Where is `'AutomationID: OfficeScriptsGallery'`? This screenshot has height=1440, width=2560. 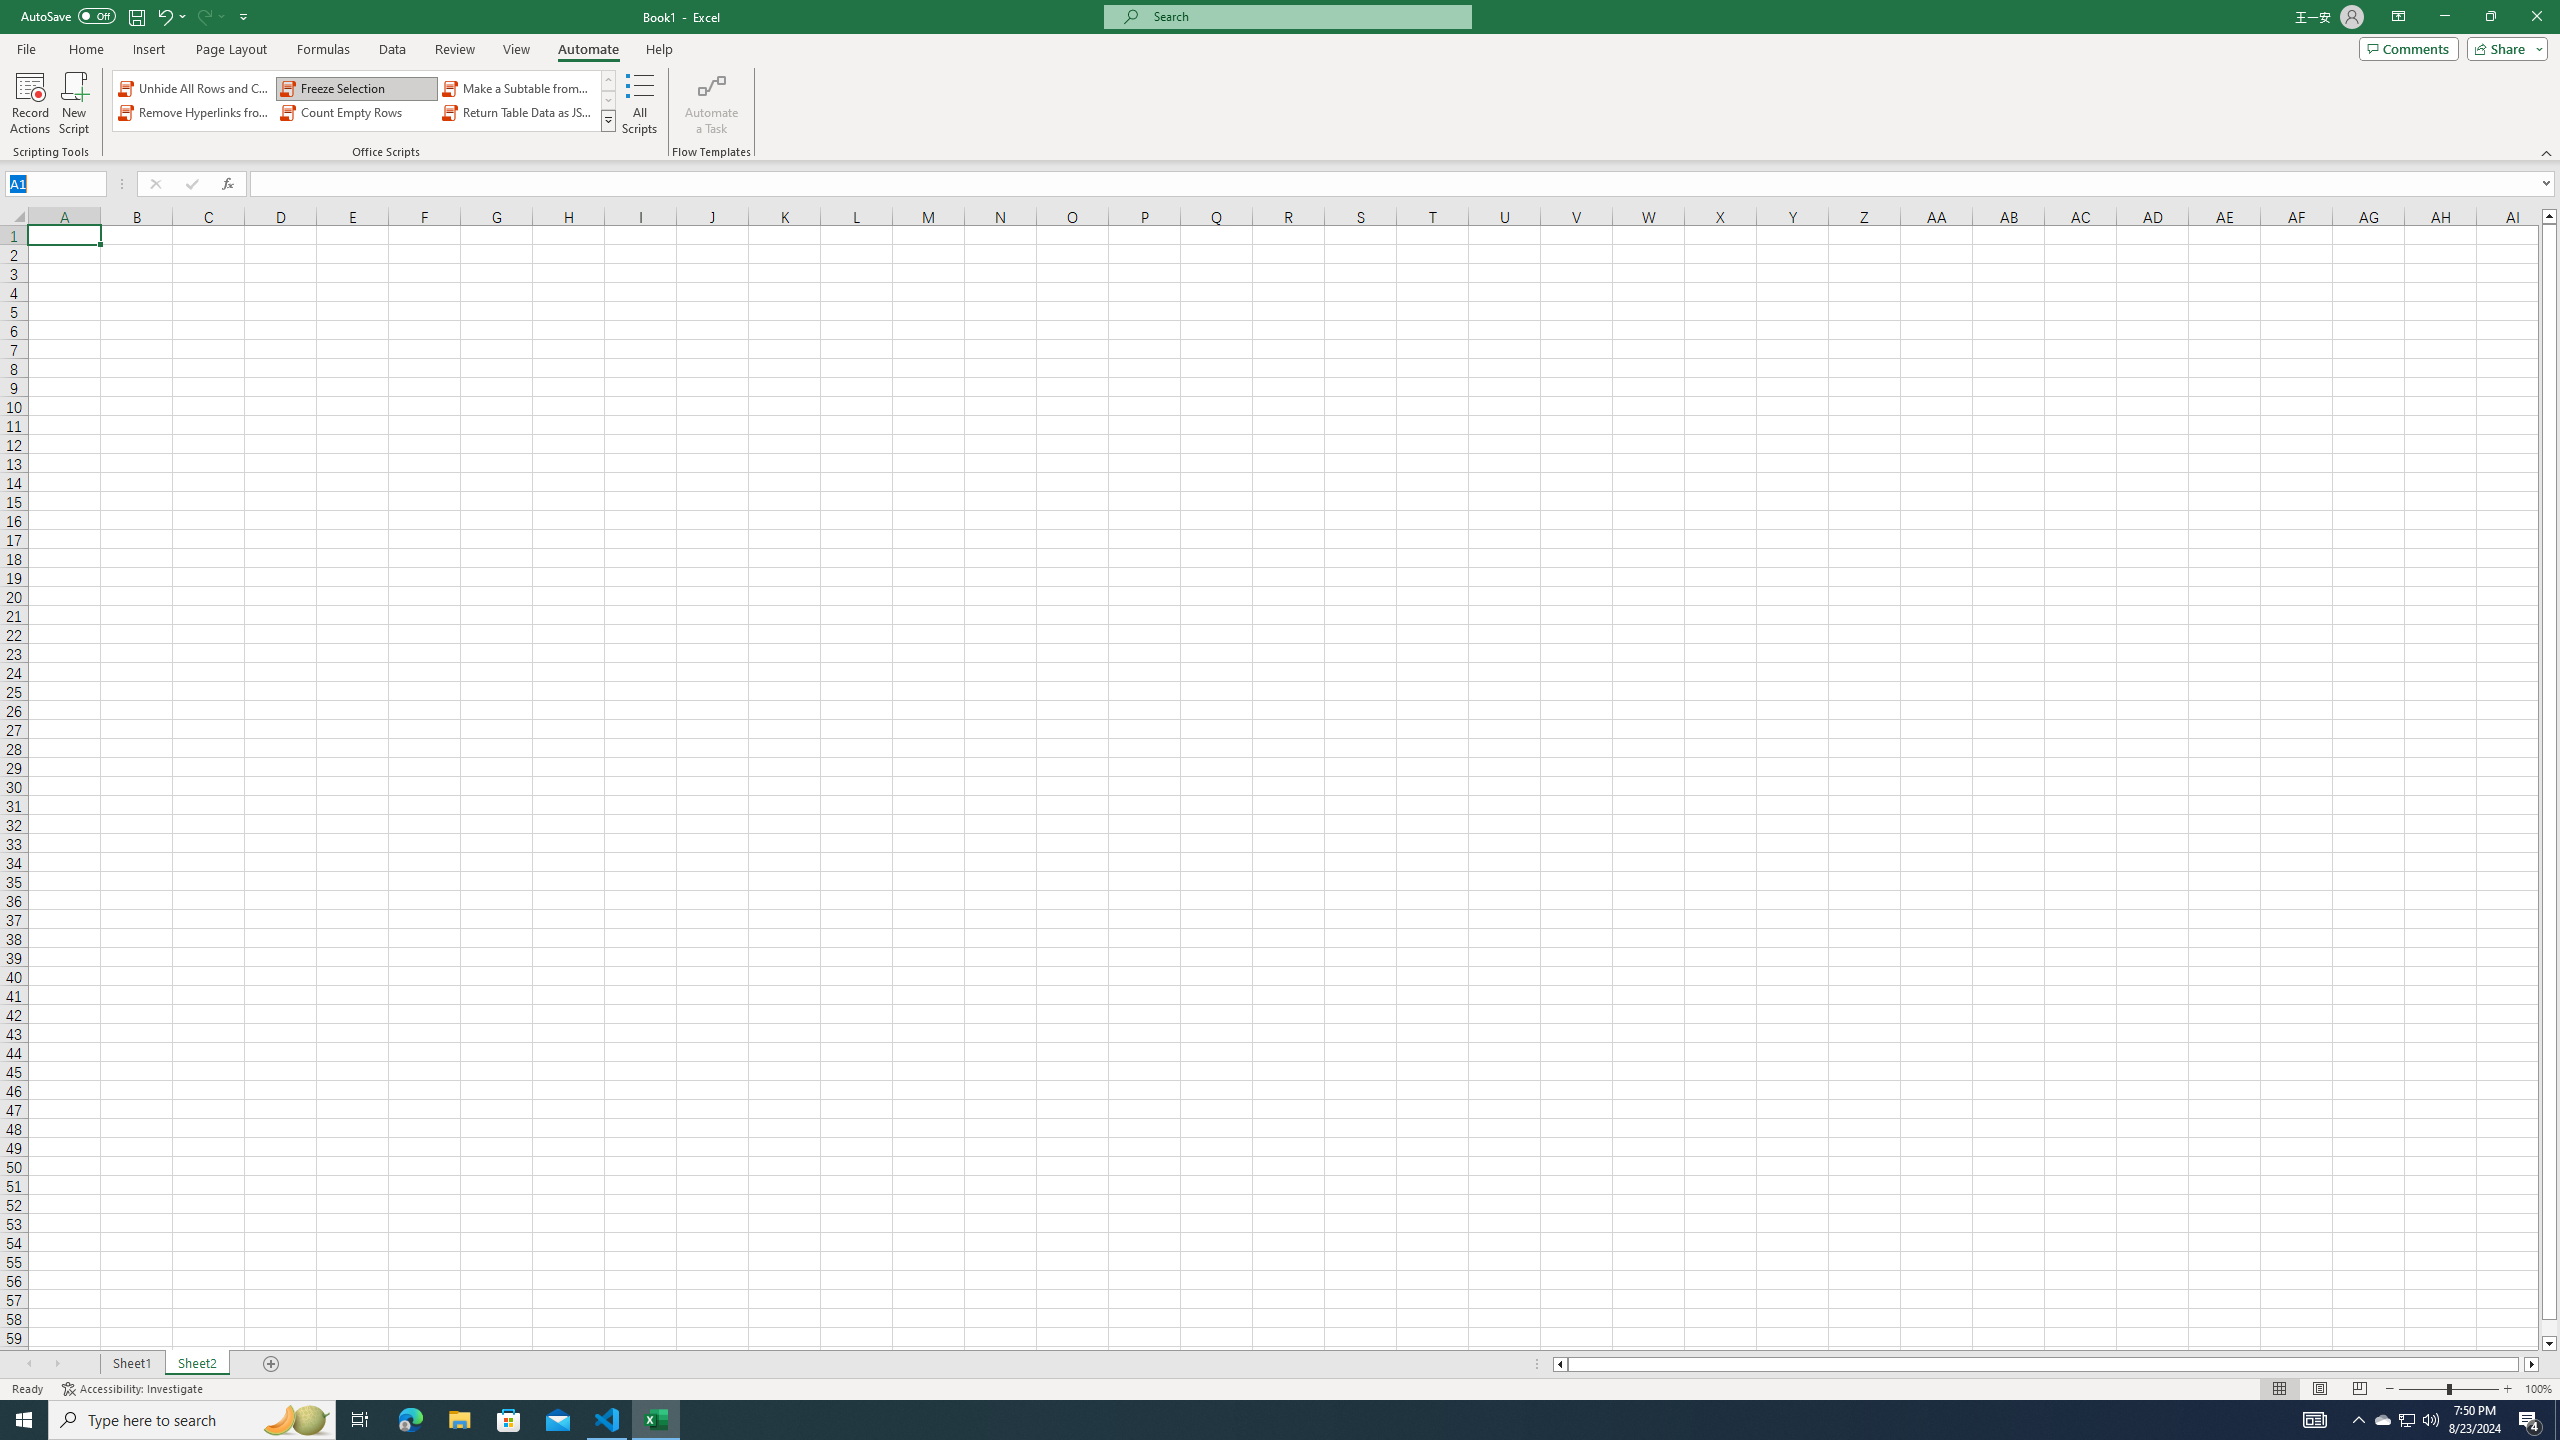 'AutomationID: OfficeScriptsGallery' is located at coordinates (363, 100).